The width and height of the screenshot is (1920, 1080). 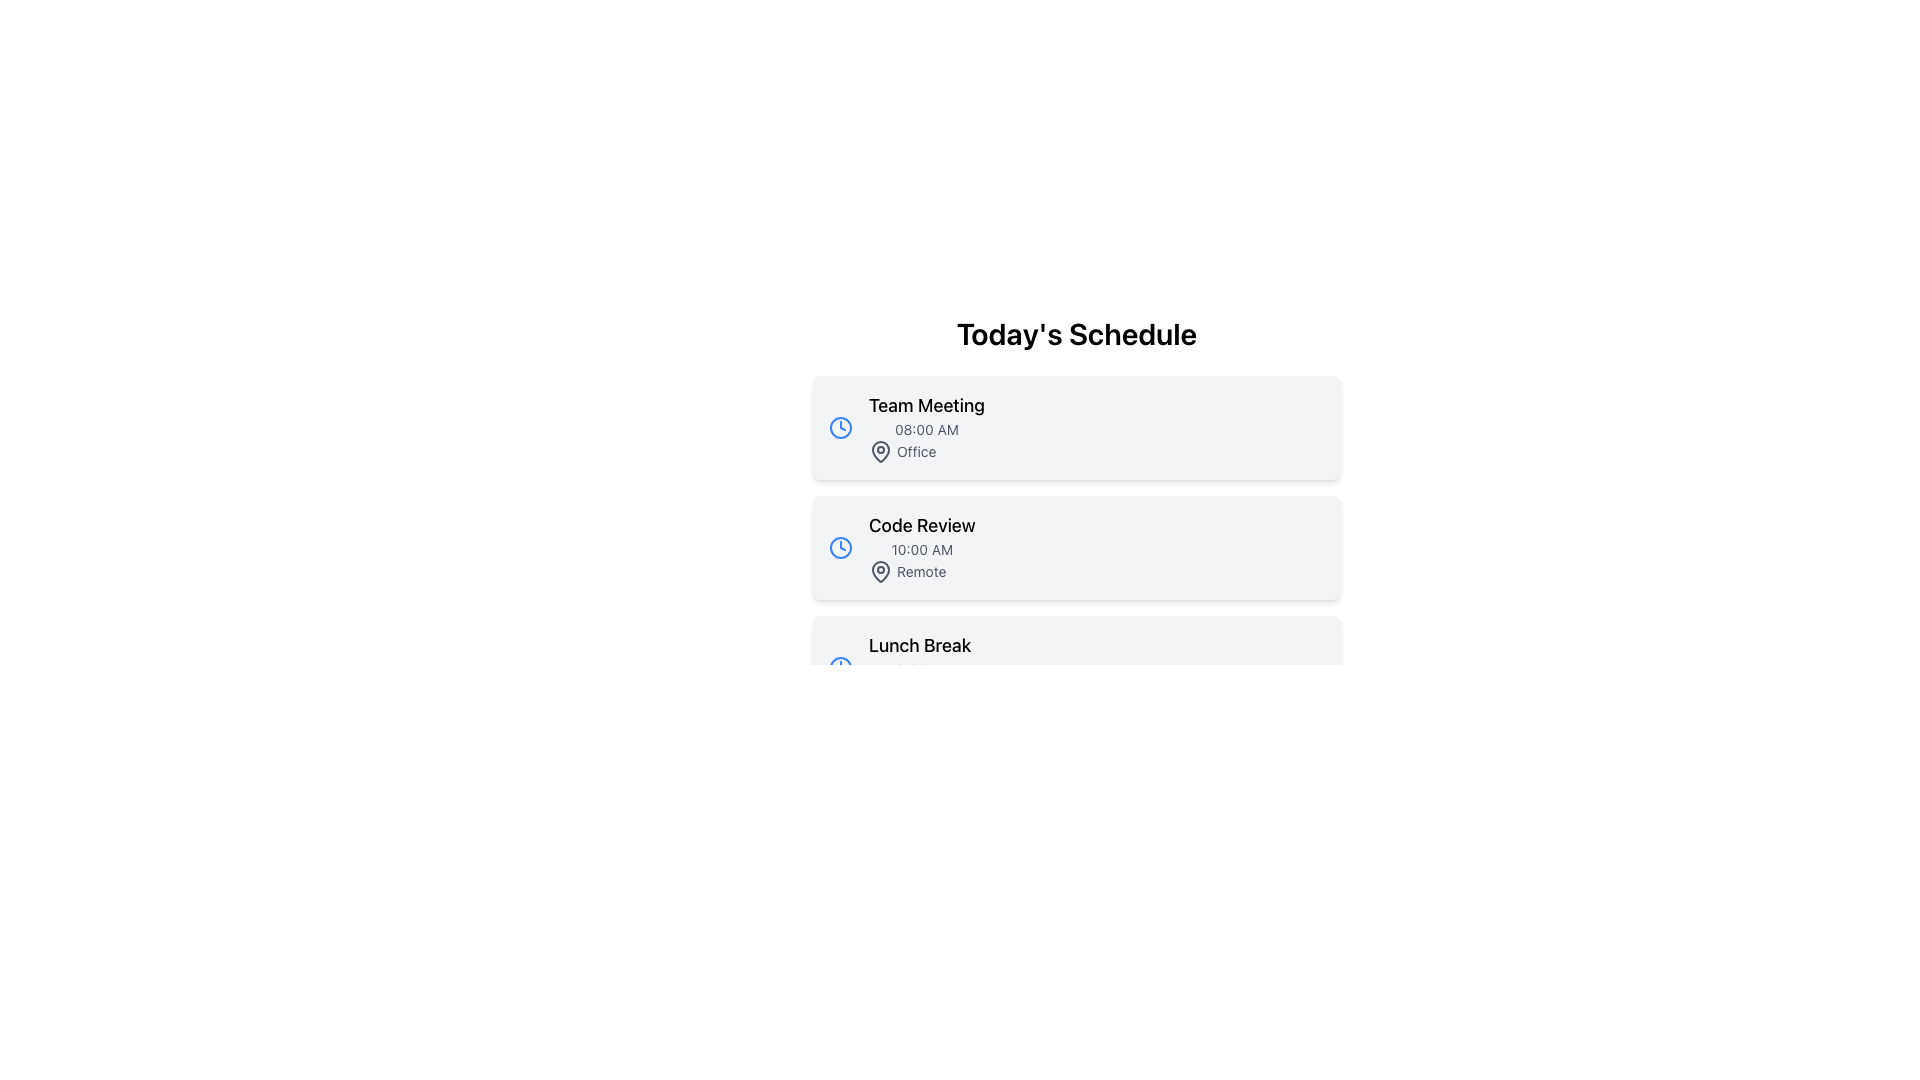 I want to click on the 'Remote' text label, which is styled in a smaller gray font and accompanied by an icon, positioned below the time '10:00 AM' in the details row of the event titled 'Code Review', so click(x=921, y=571).